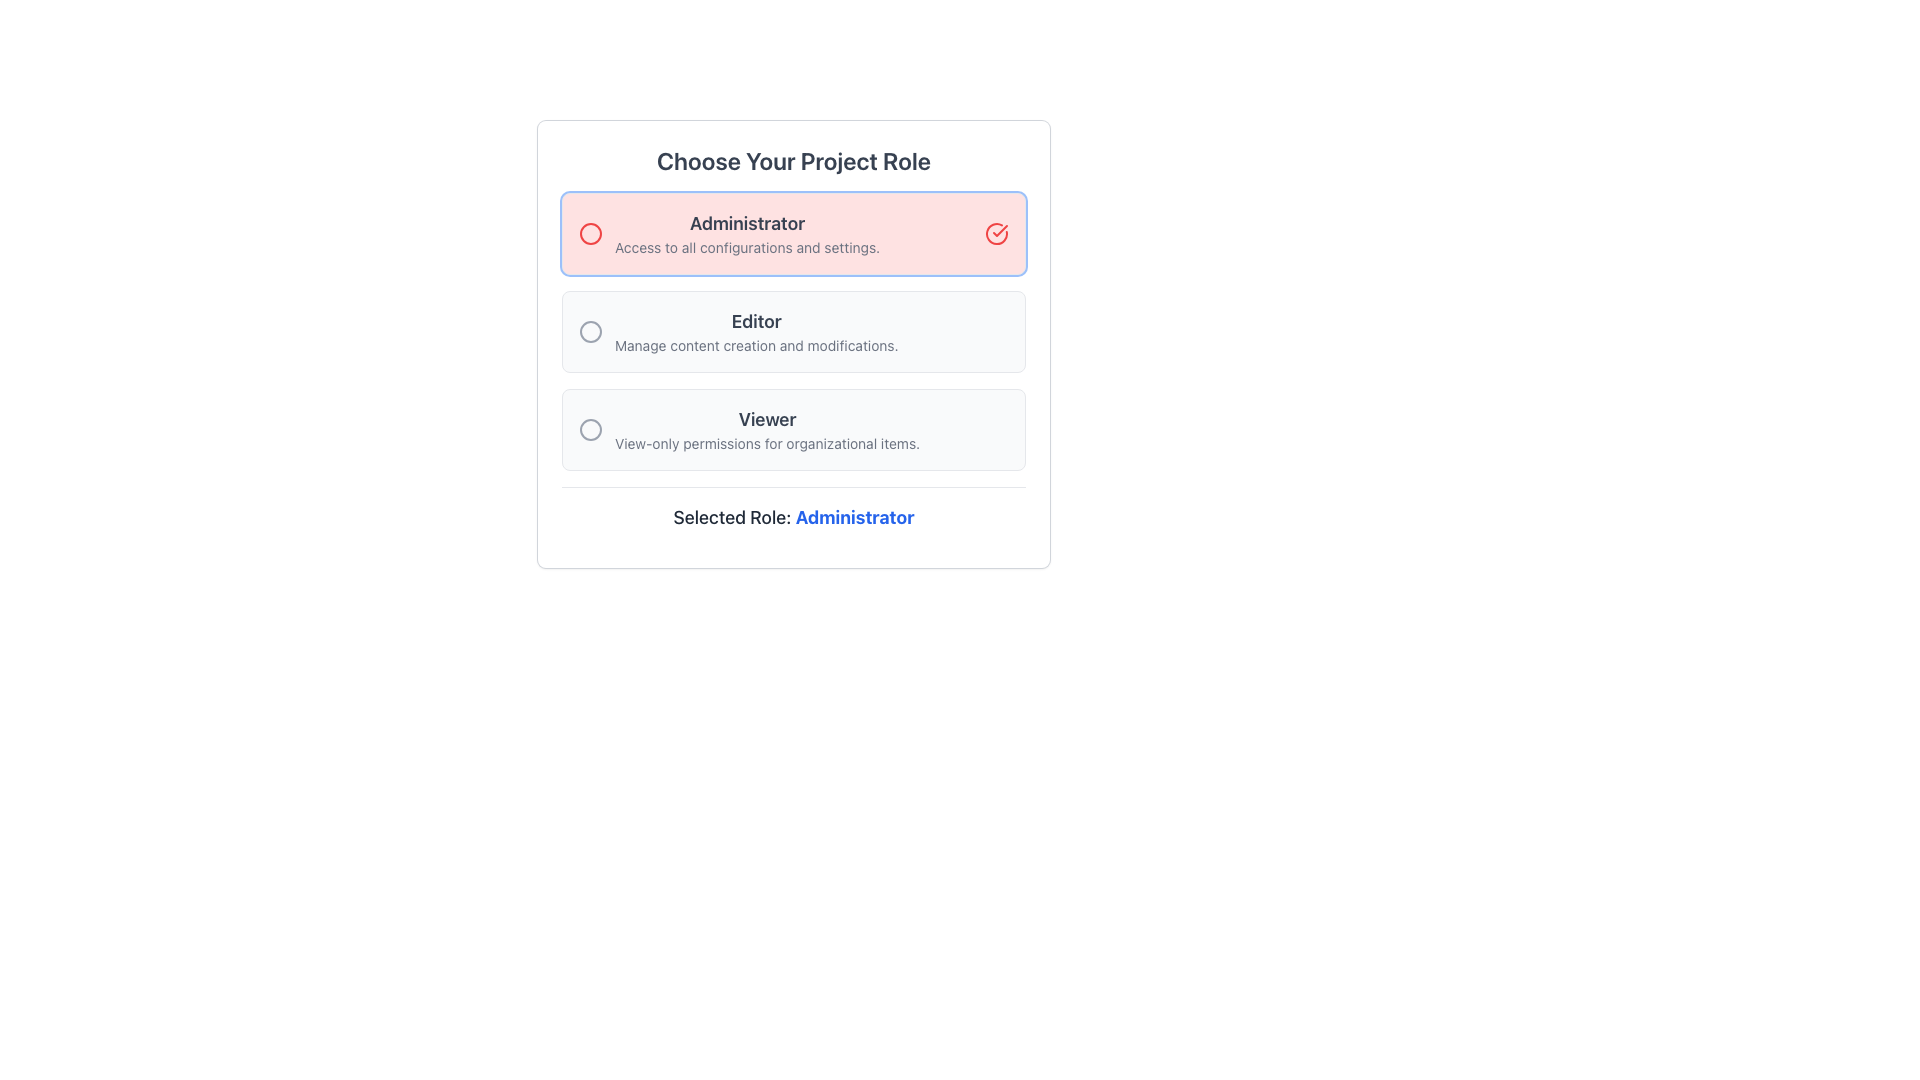  What do you see at coordinates (997, 233) in the screenshot?
I see `the icon that serves as a visual indicator for the selection of the 'Administrator' role, located in the upper right of the highlighted 'Administrator' selection area` at bounding box center [997, 233].